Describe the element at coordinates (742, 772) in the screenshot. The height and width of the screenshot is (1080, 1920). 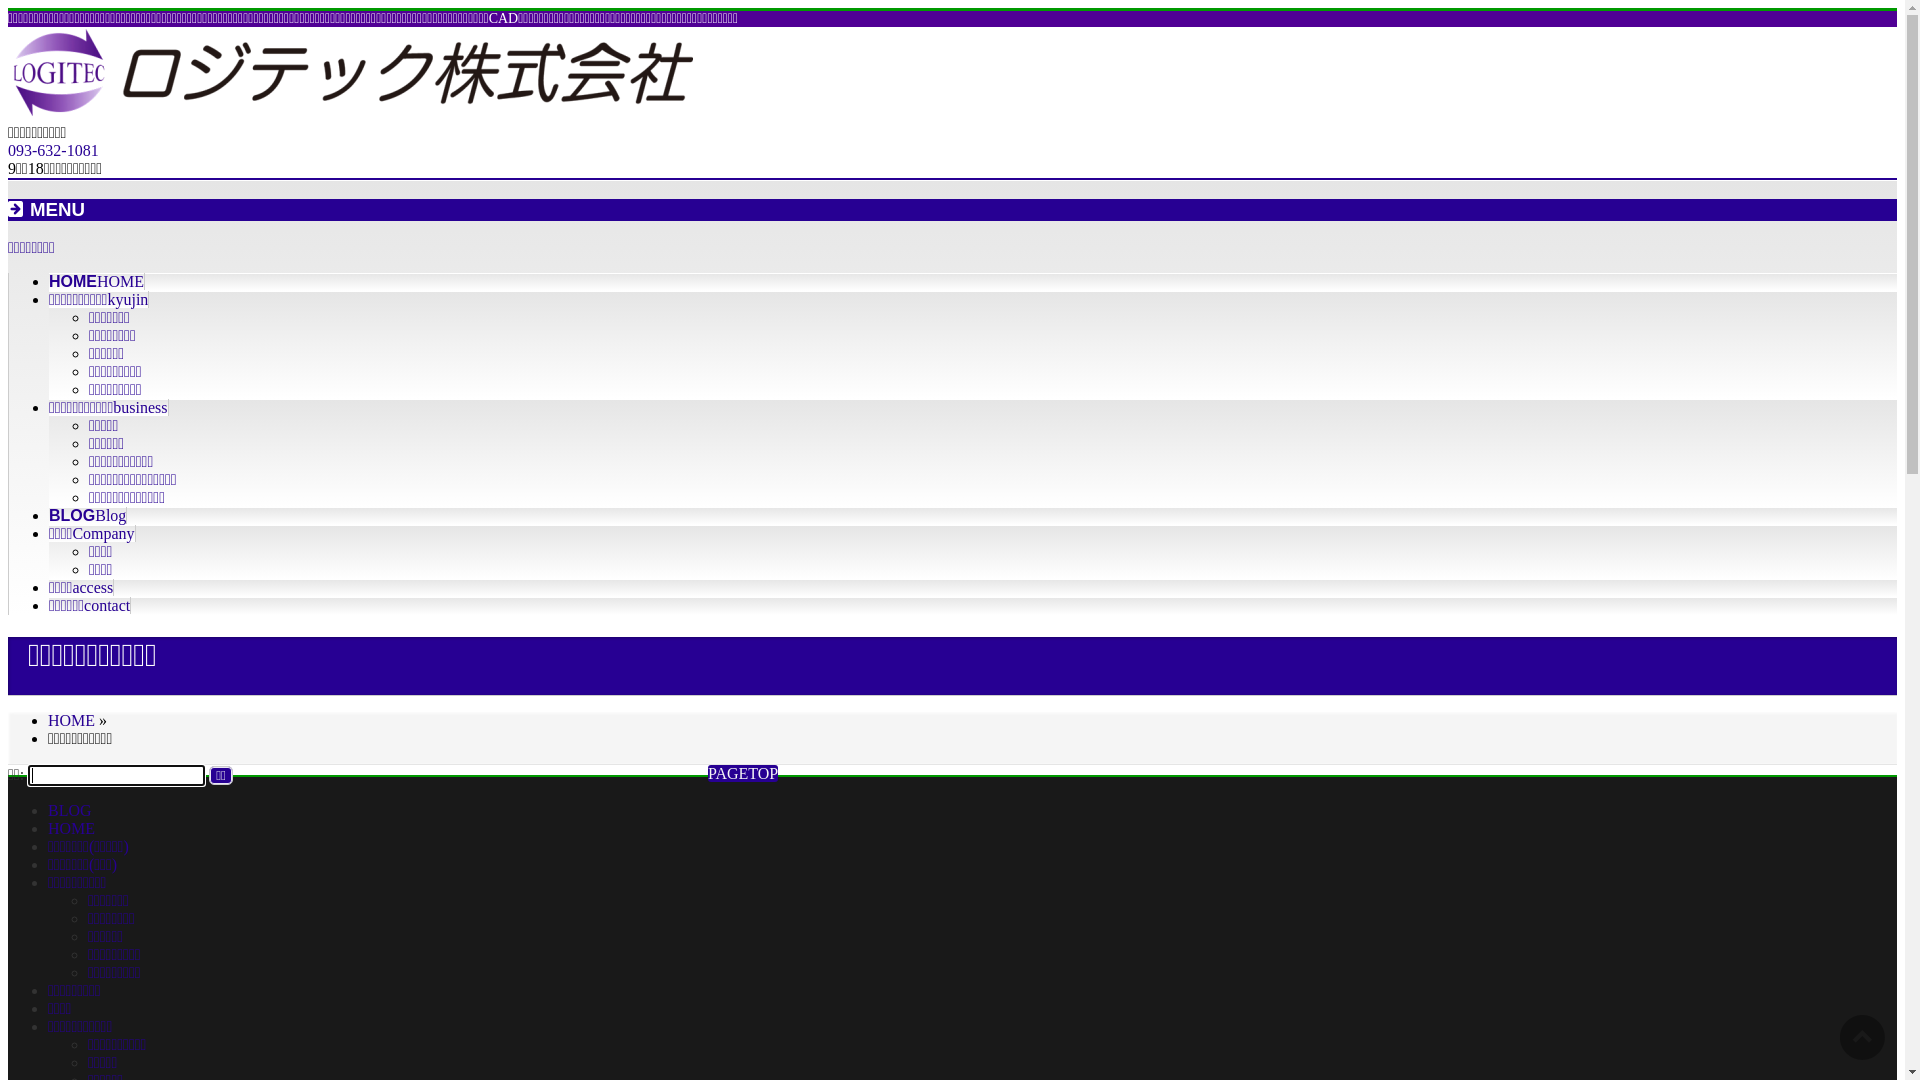
I see `'PAGETOP'` at that location.